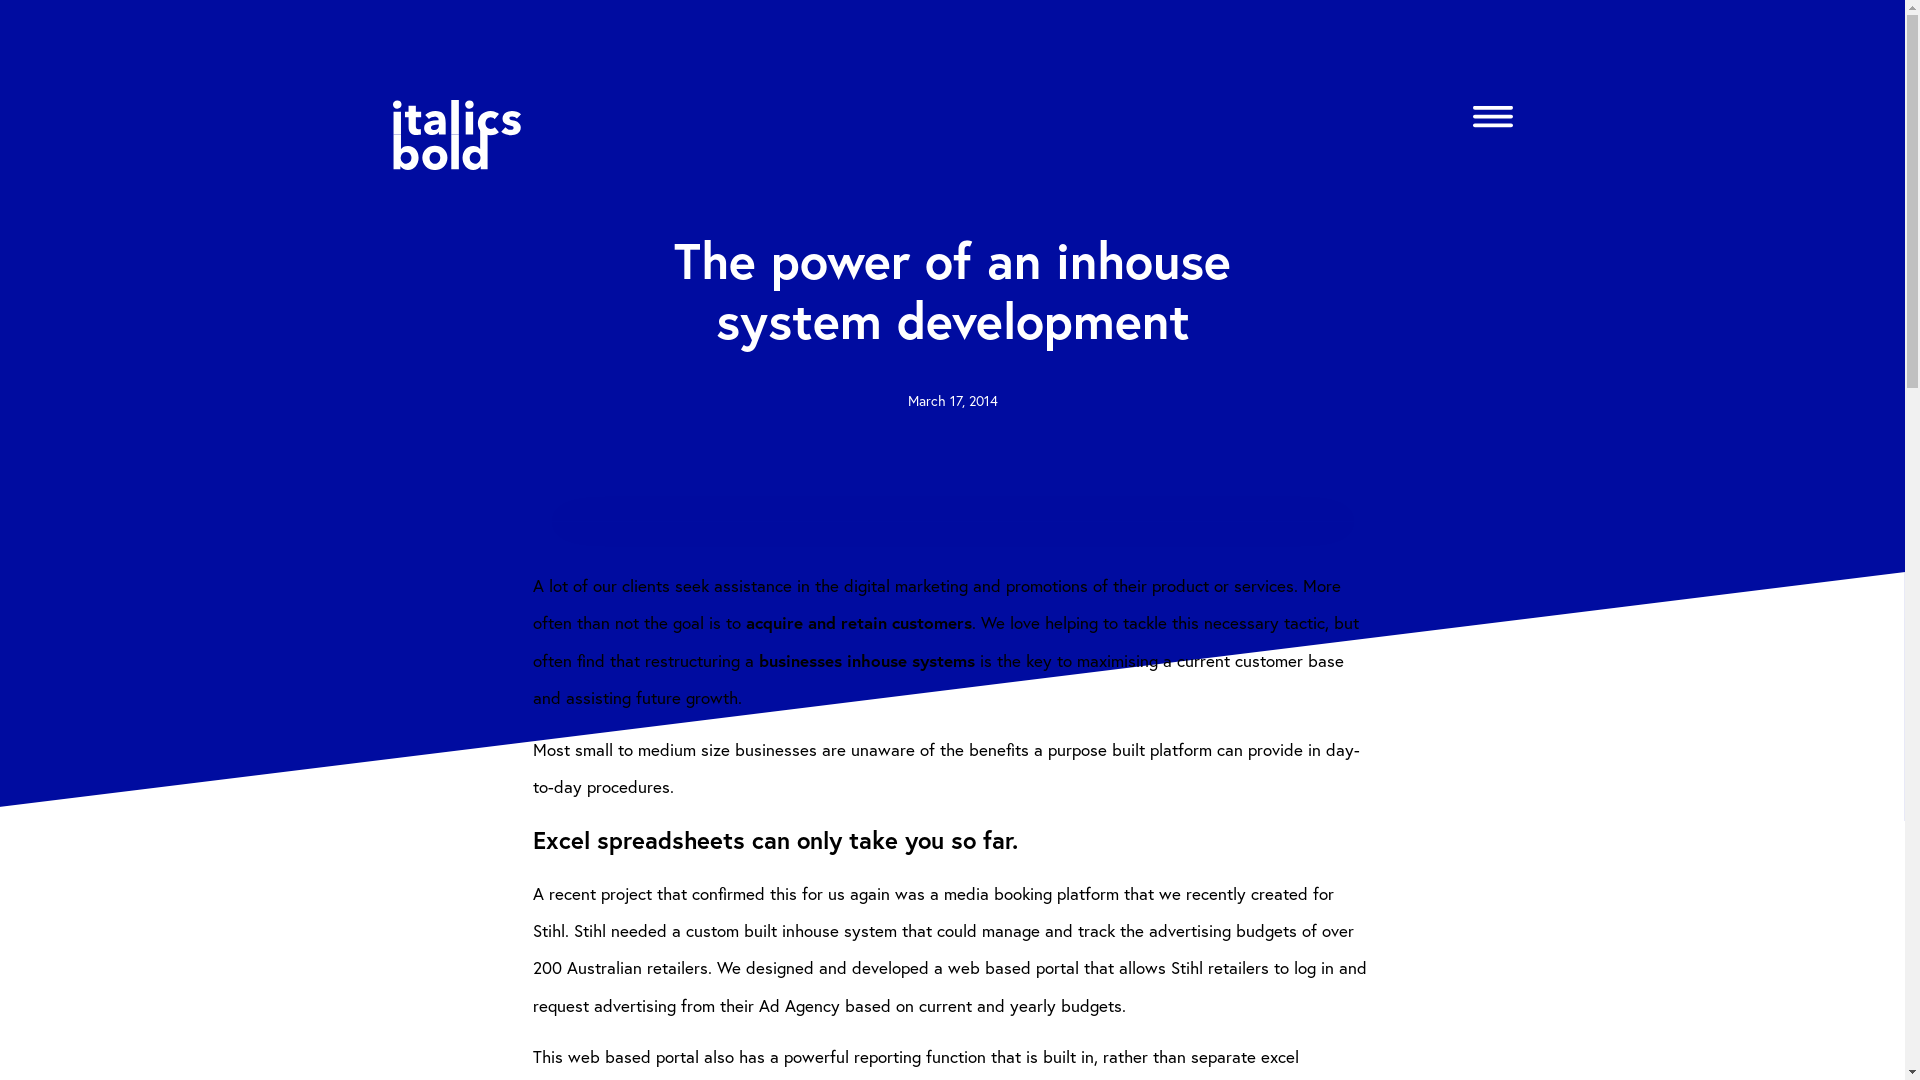 This screenshot has height=1080, width=1920. I want to click on 'March 17, 2014', so click(952, 400).